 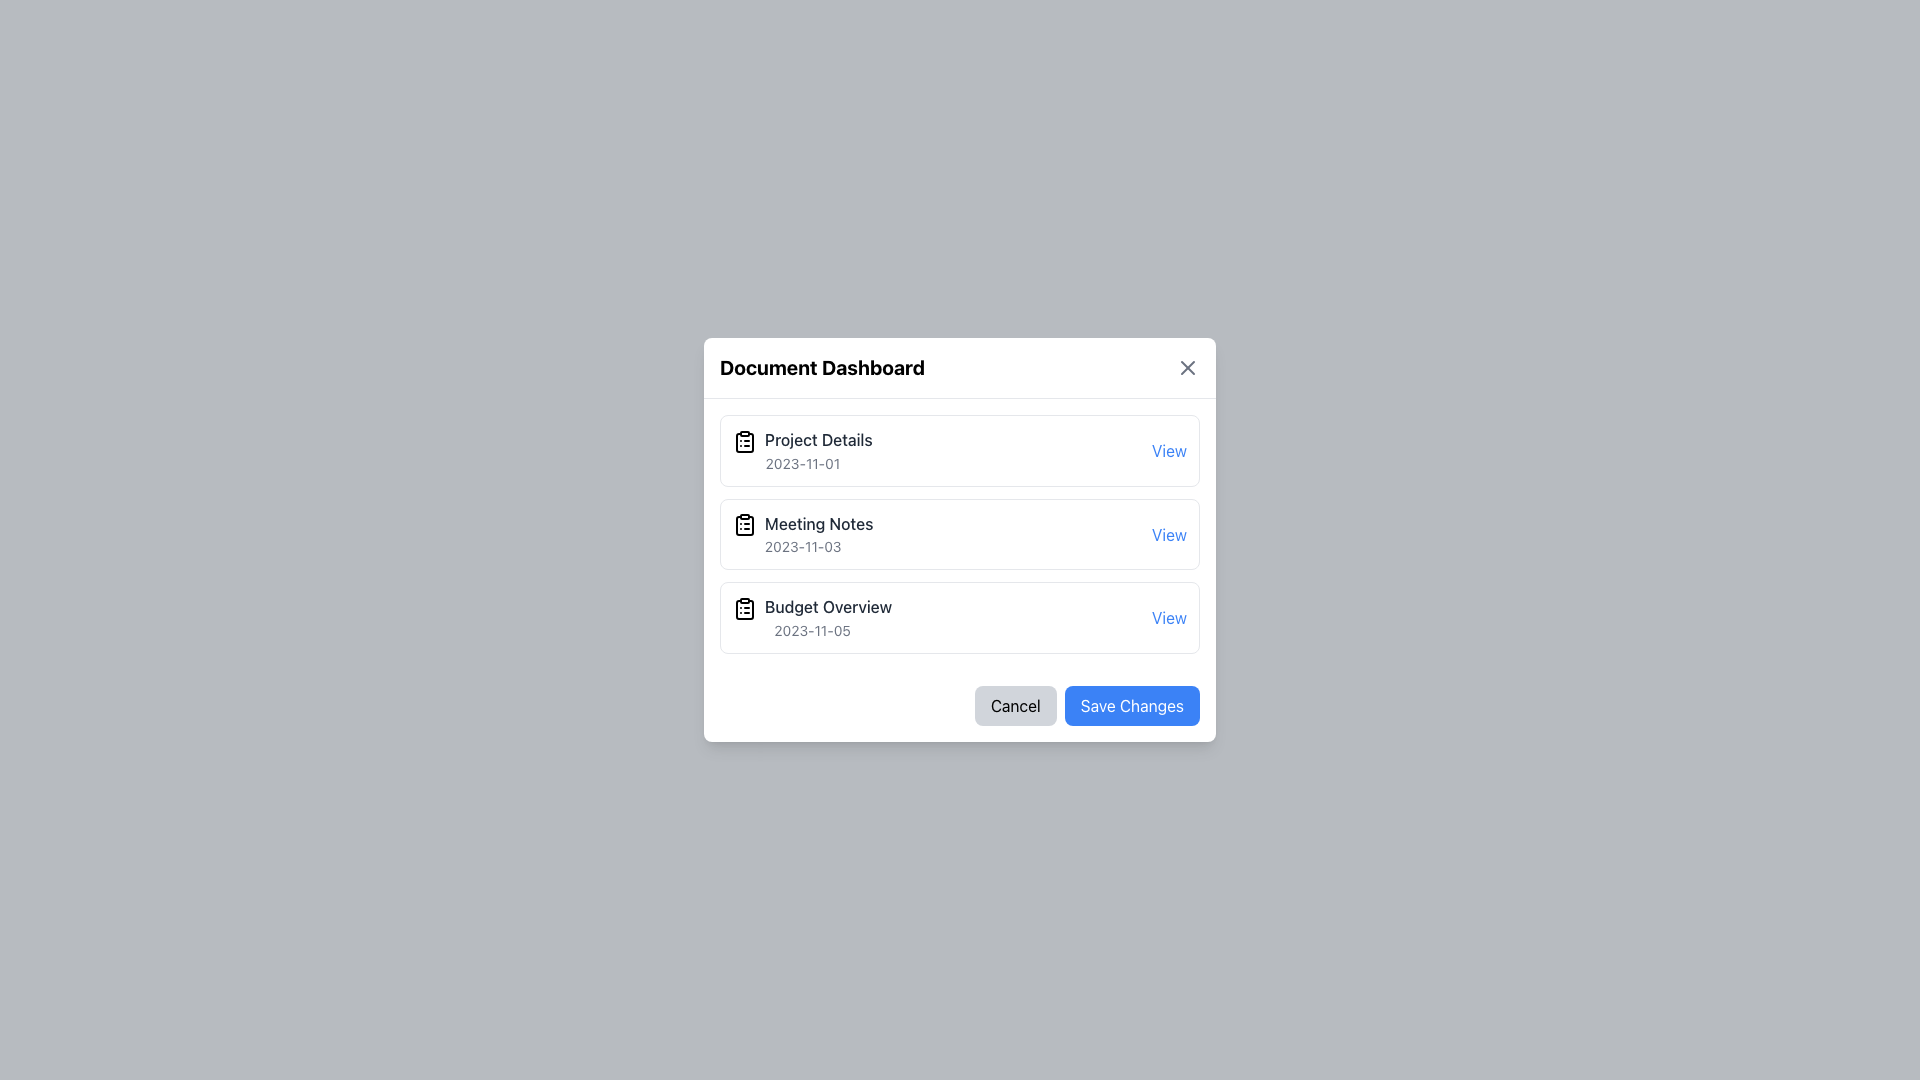 I want to click on the interactive text link for 'Budget Overview' to change its color, so click(x=1169, y=617).